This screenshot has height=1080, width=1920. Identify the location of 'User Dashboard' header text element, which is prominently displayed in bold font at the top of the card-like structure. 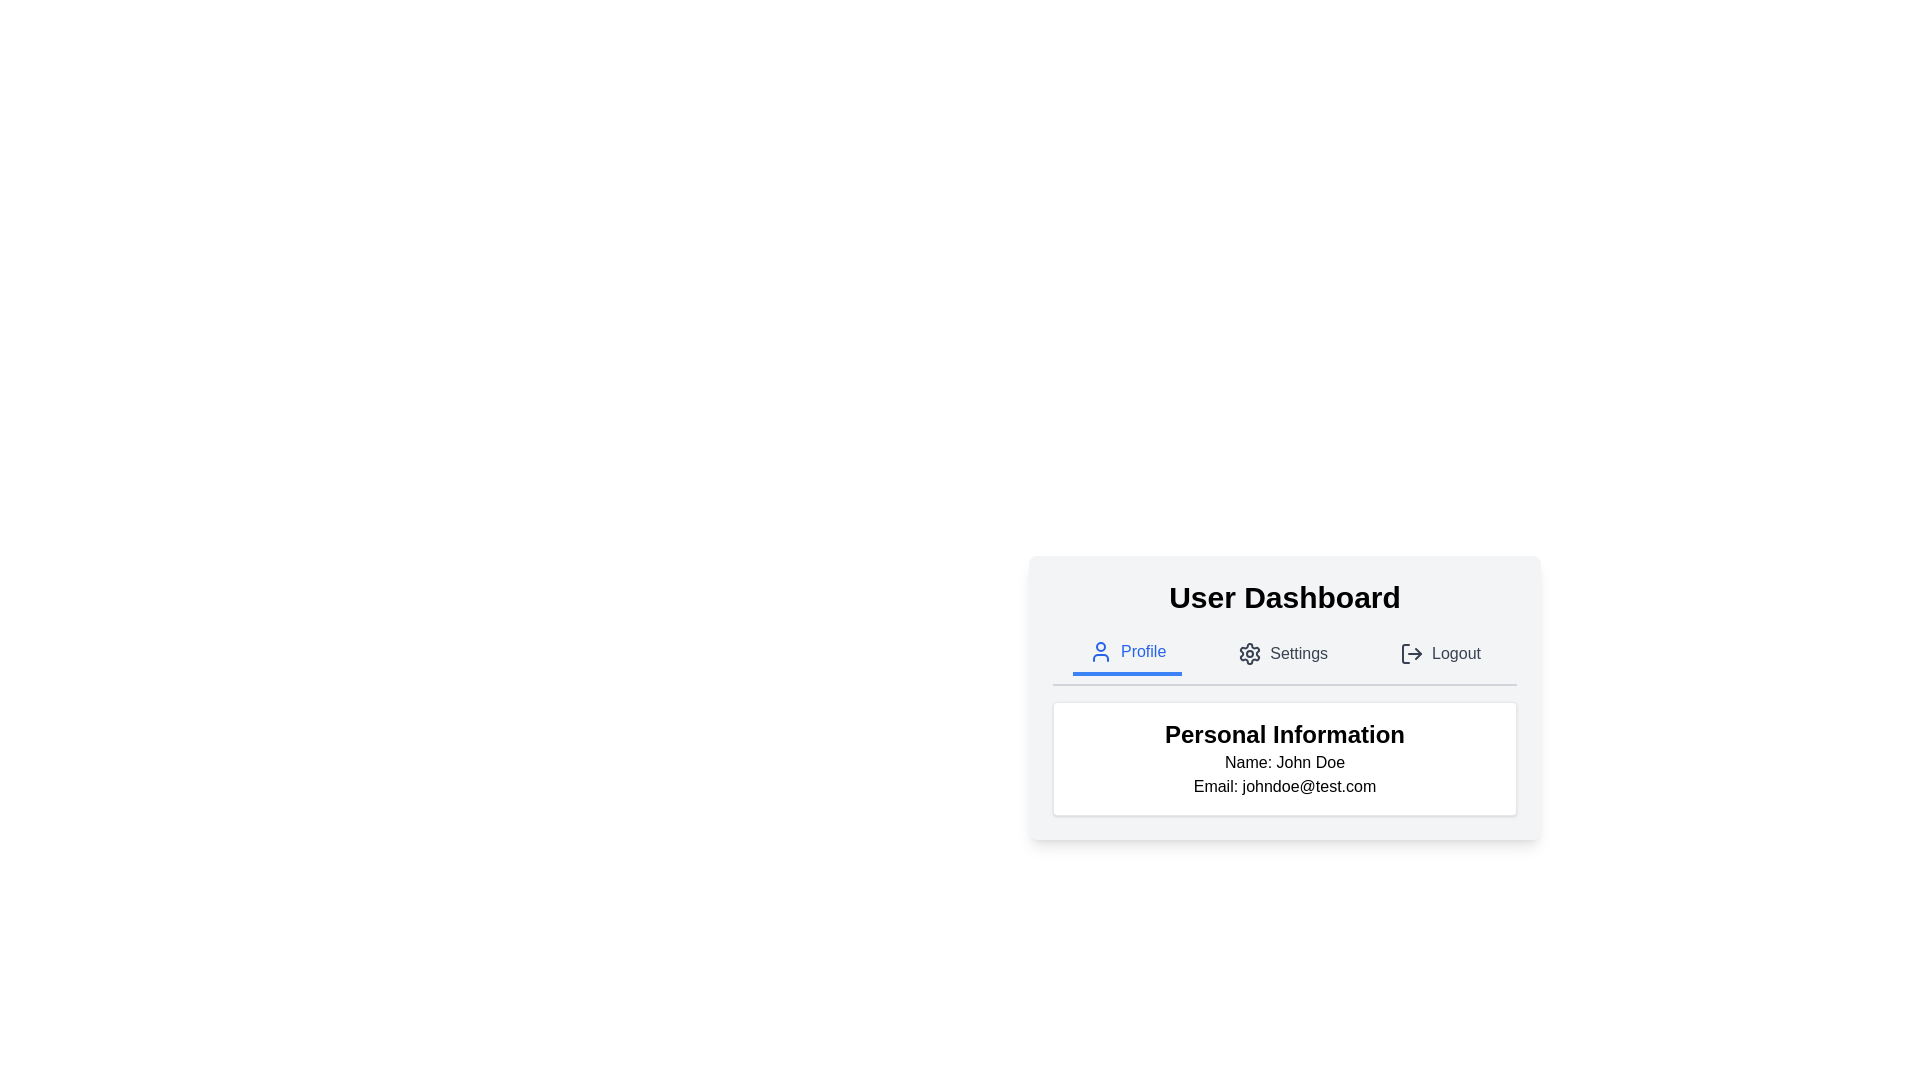
(1285, 596).